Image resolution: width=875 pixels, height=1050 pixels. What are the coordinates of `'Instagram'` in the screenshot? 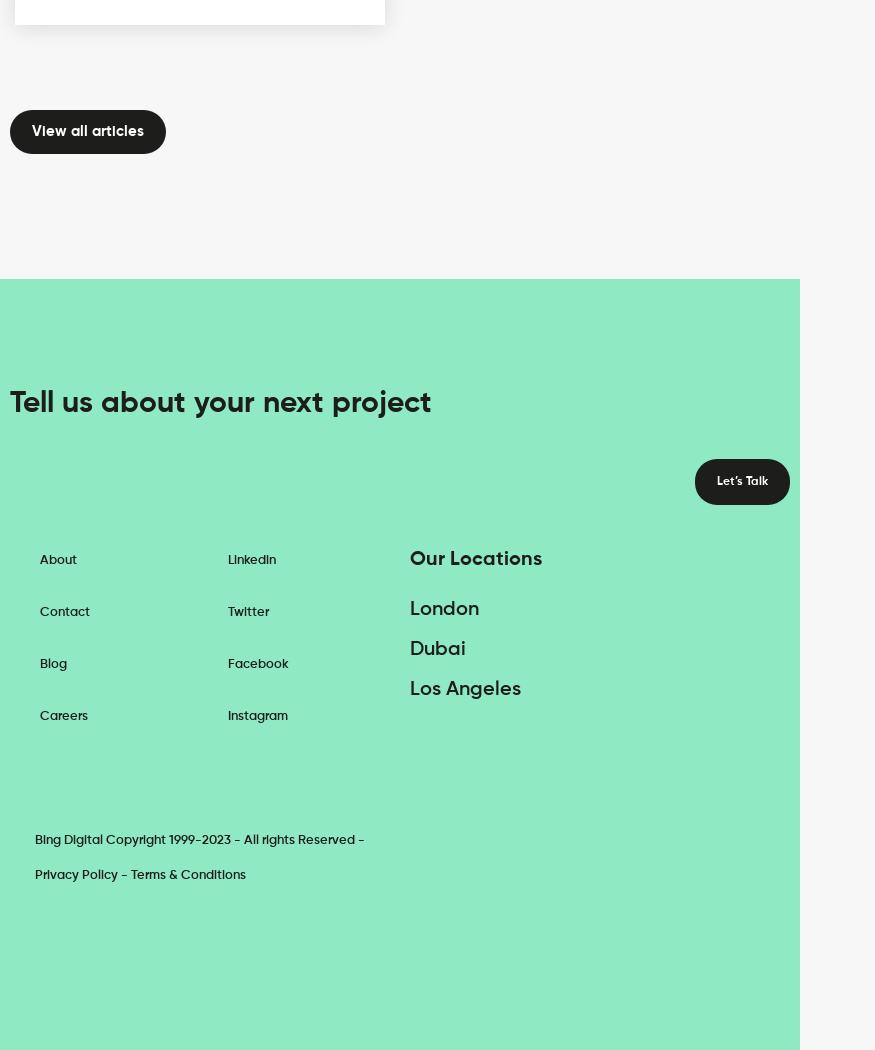 It's located at (255, 714).